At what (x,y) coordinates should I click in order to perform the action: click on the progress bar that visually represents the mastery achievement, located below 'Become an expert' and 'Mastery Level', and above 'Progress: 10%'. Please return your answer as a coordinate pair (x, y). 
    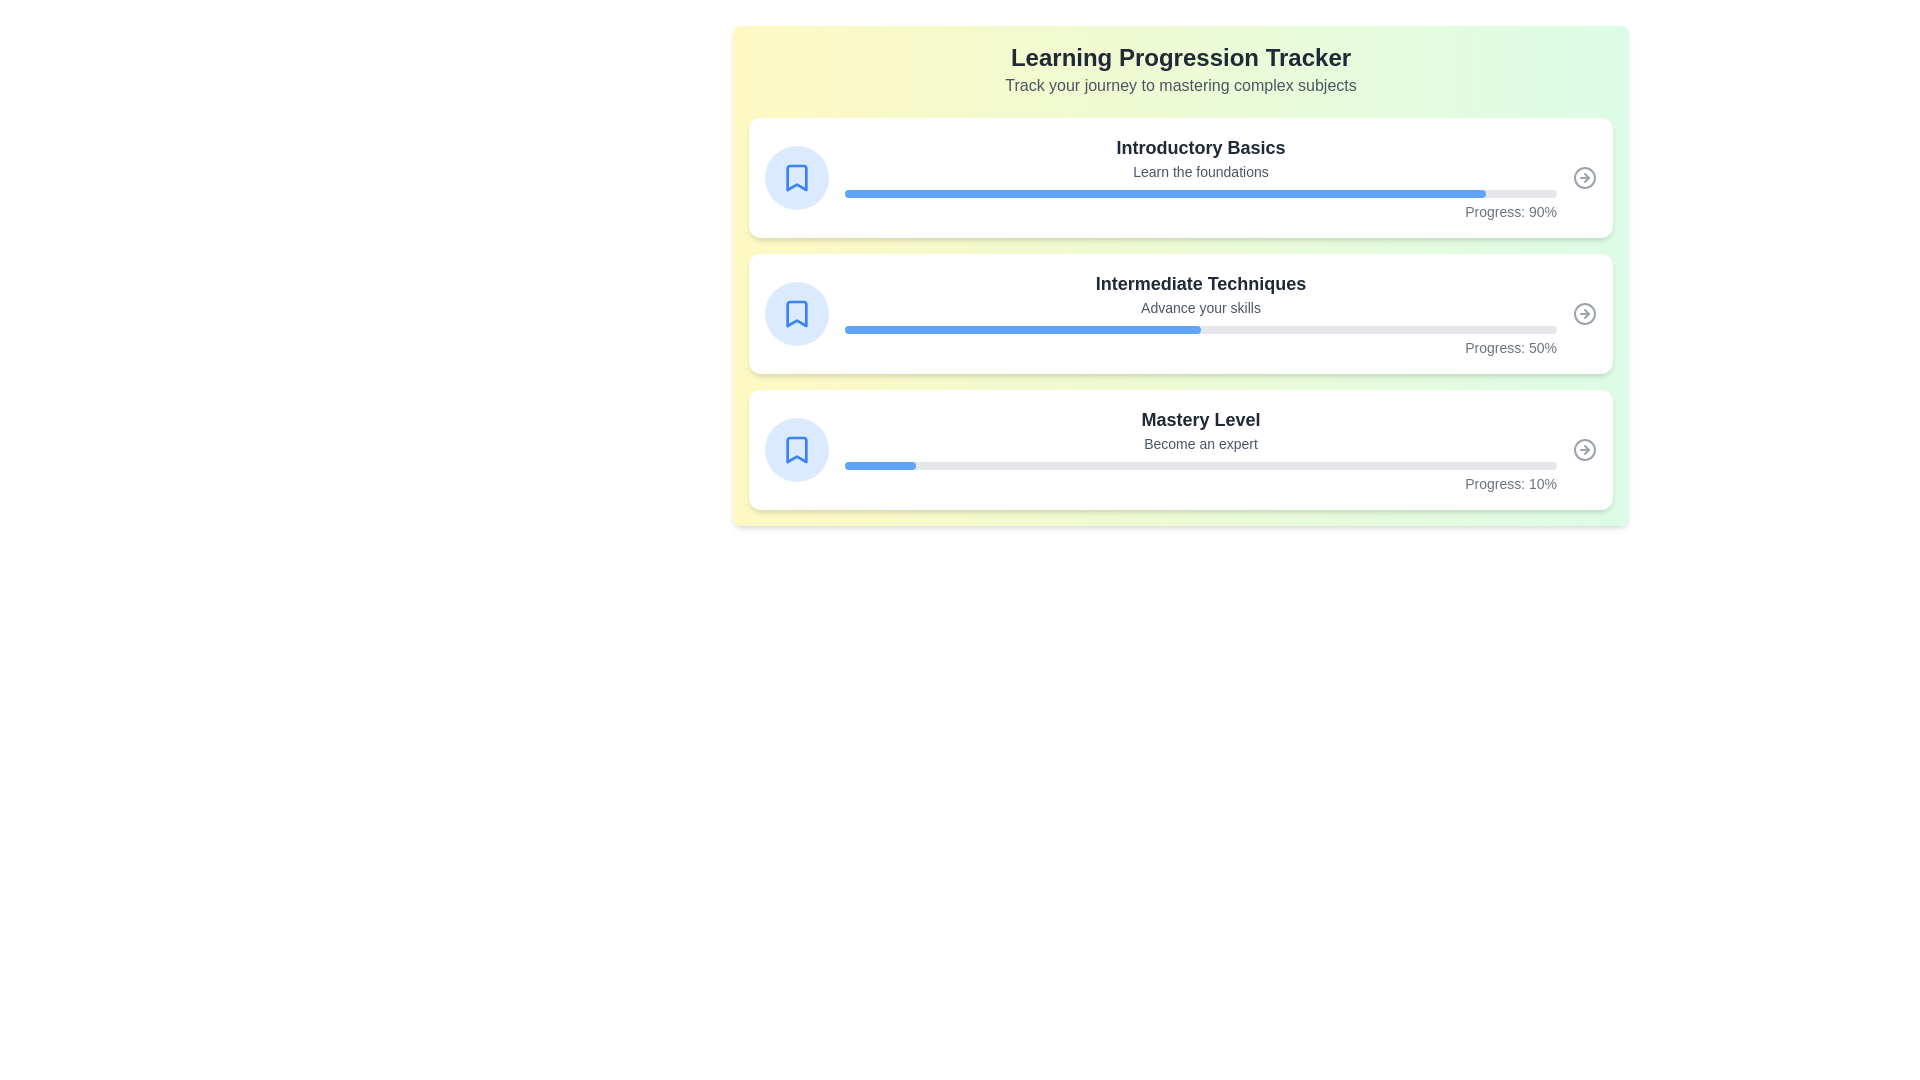
    Looking at the image, I should click on (1200, 466).